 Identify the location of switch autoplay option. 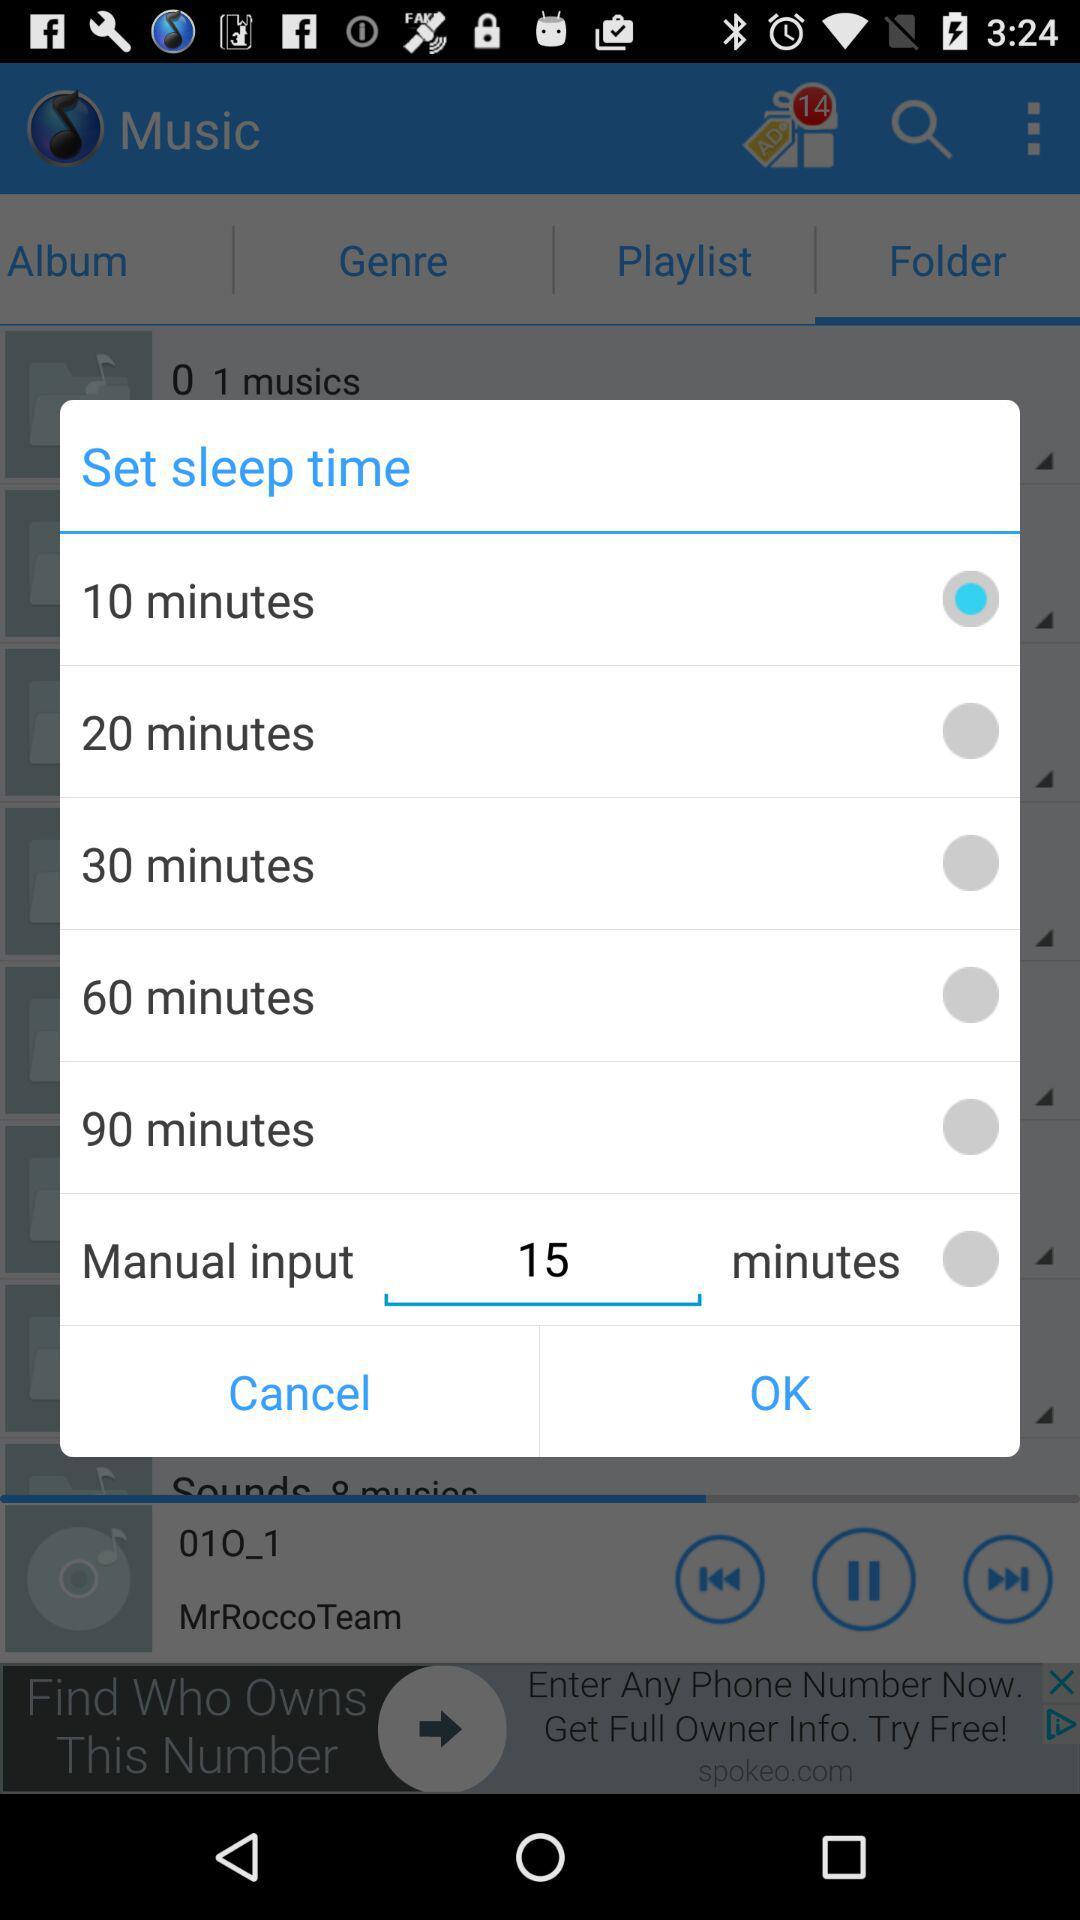
(969, 598).